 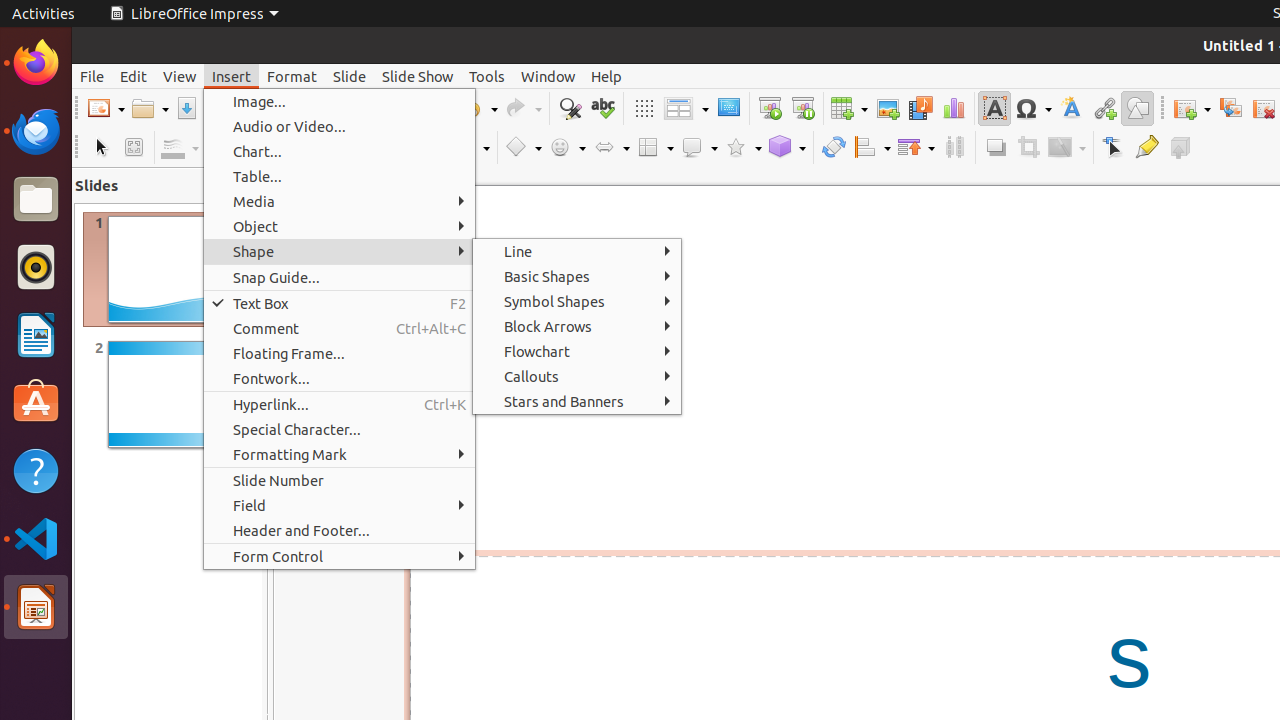 I want to click on 'Stars and Banners', so click(x=576, y=401).